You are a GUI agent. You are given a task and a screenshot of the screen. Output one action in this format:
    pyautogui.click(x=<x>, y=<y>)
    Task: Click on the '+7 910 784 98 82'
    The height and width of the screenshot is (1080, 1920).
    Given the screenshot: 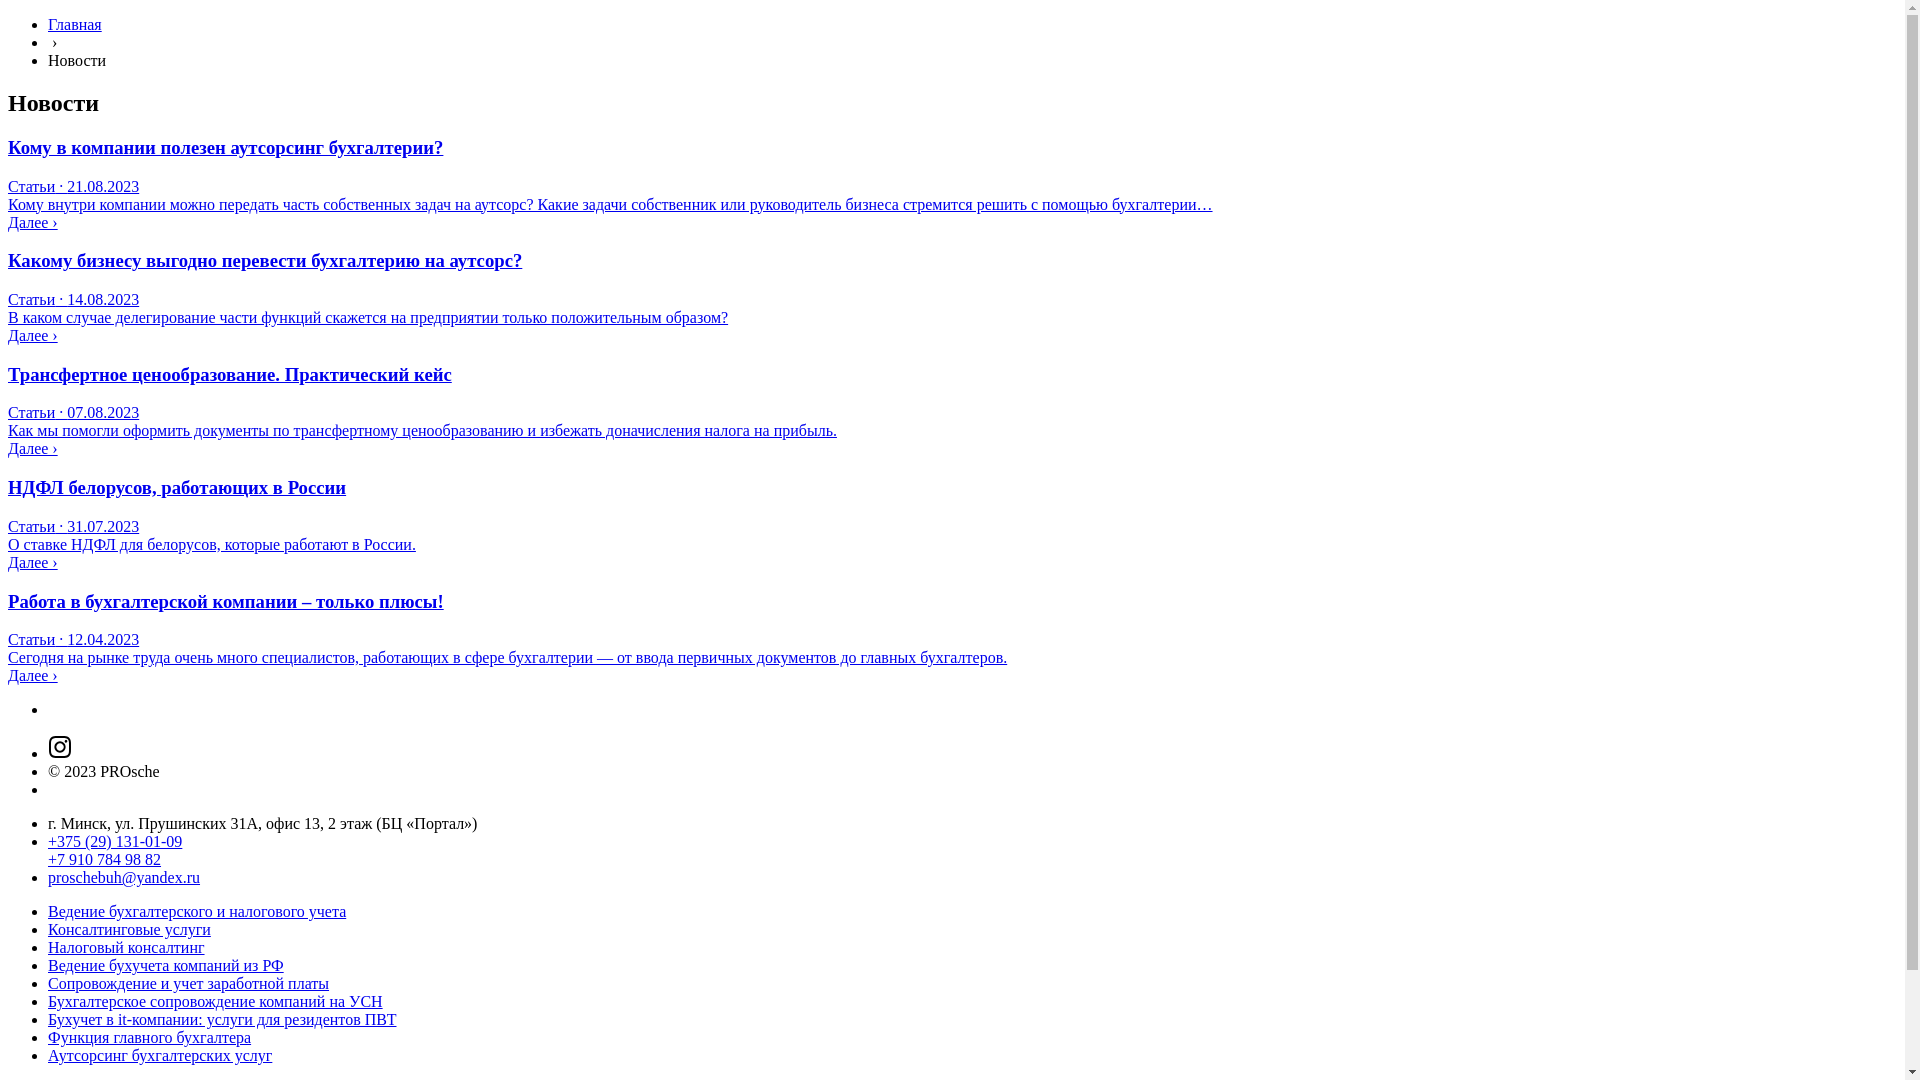 What is the action you would take?
    pyautogui.click(x=103, y=858)
    